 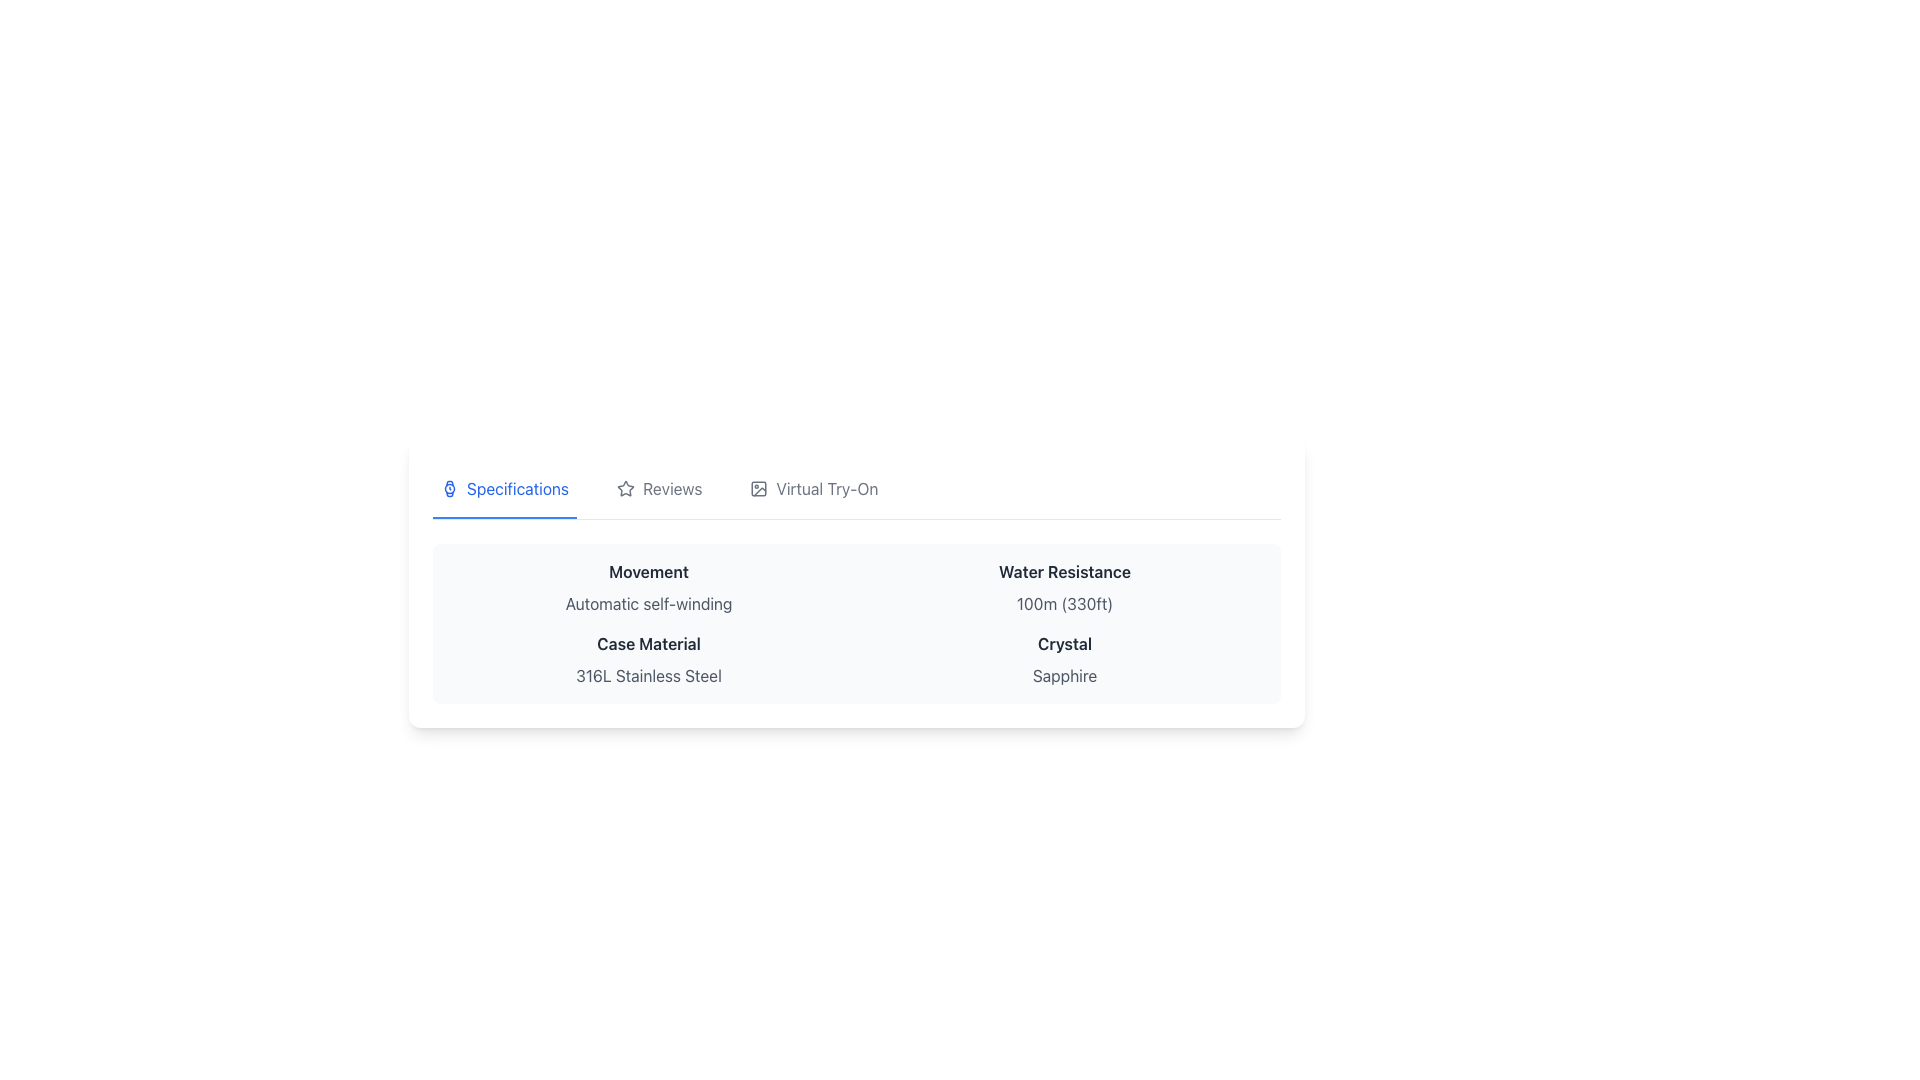 What do you see at coordinates (648, 675) in the screenshot?
I see `the text element displaying '316L Stainless Steel', which is the second line below the 'Case Material' header in the specification table` at bounding box center [648, 675].